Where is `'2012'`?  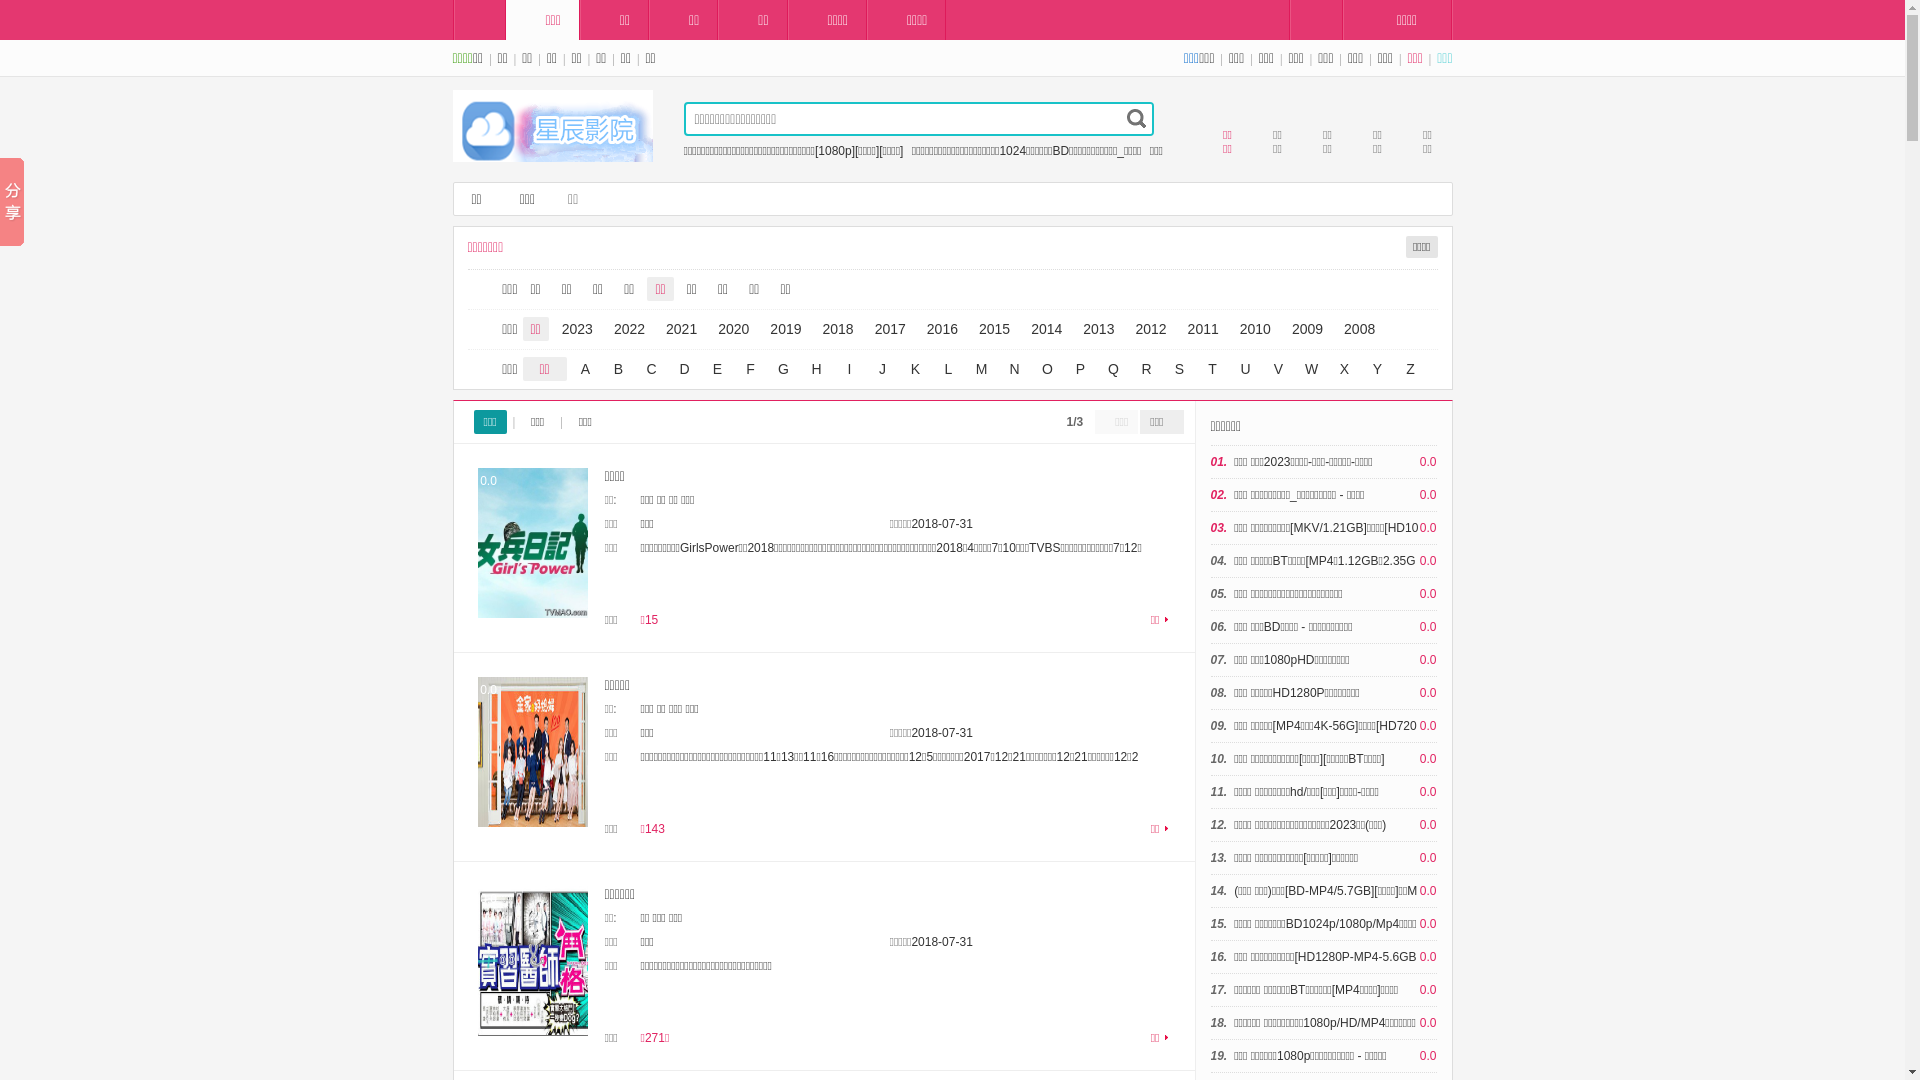 '2012' is located at coordinates (1150, 327).